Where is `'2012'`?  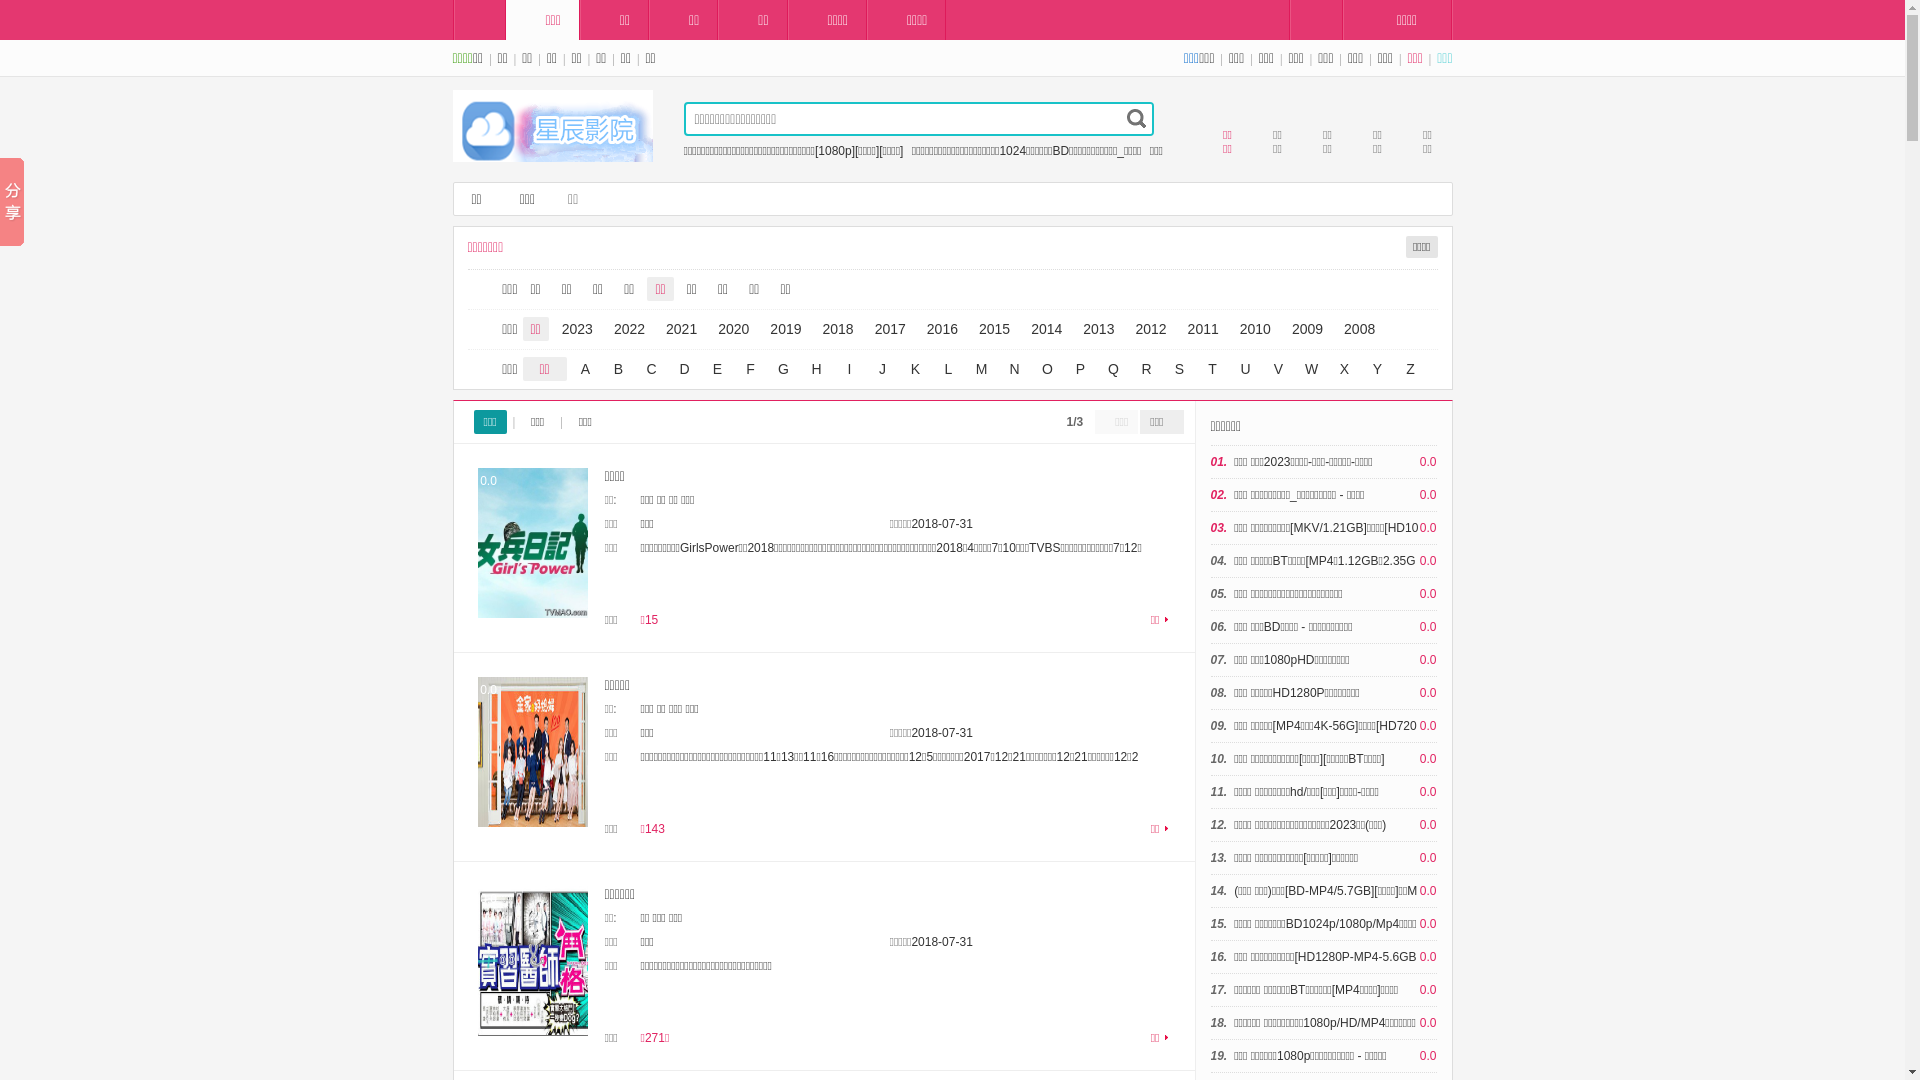 '2012' is located at coordinates (1150, 327).